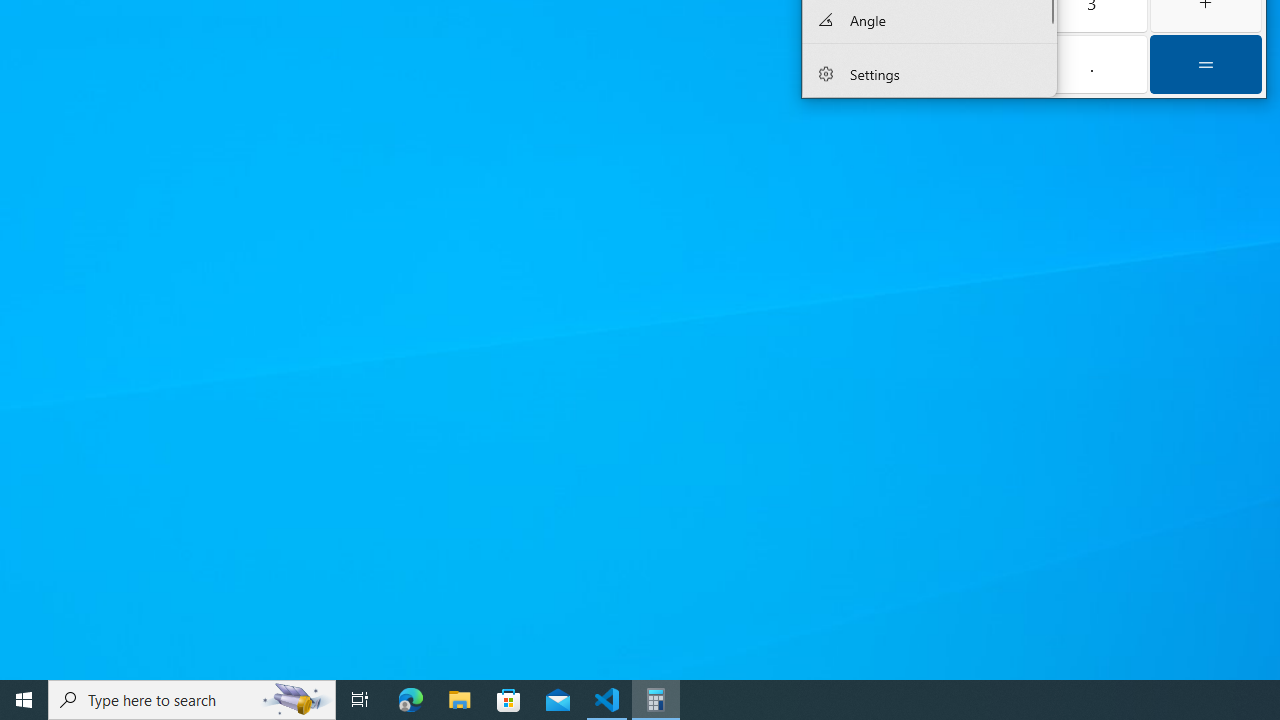 This screenshot has width=1280, height=720. I want to click on 'Task View', so click(359, 698).